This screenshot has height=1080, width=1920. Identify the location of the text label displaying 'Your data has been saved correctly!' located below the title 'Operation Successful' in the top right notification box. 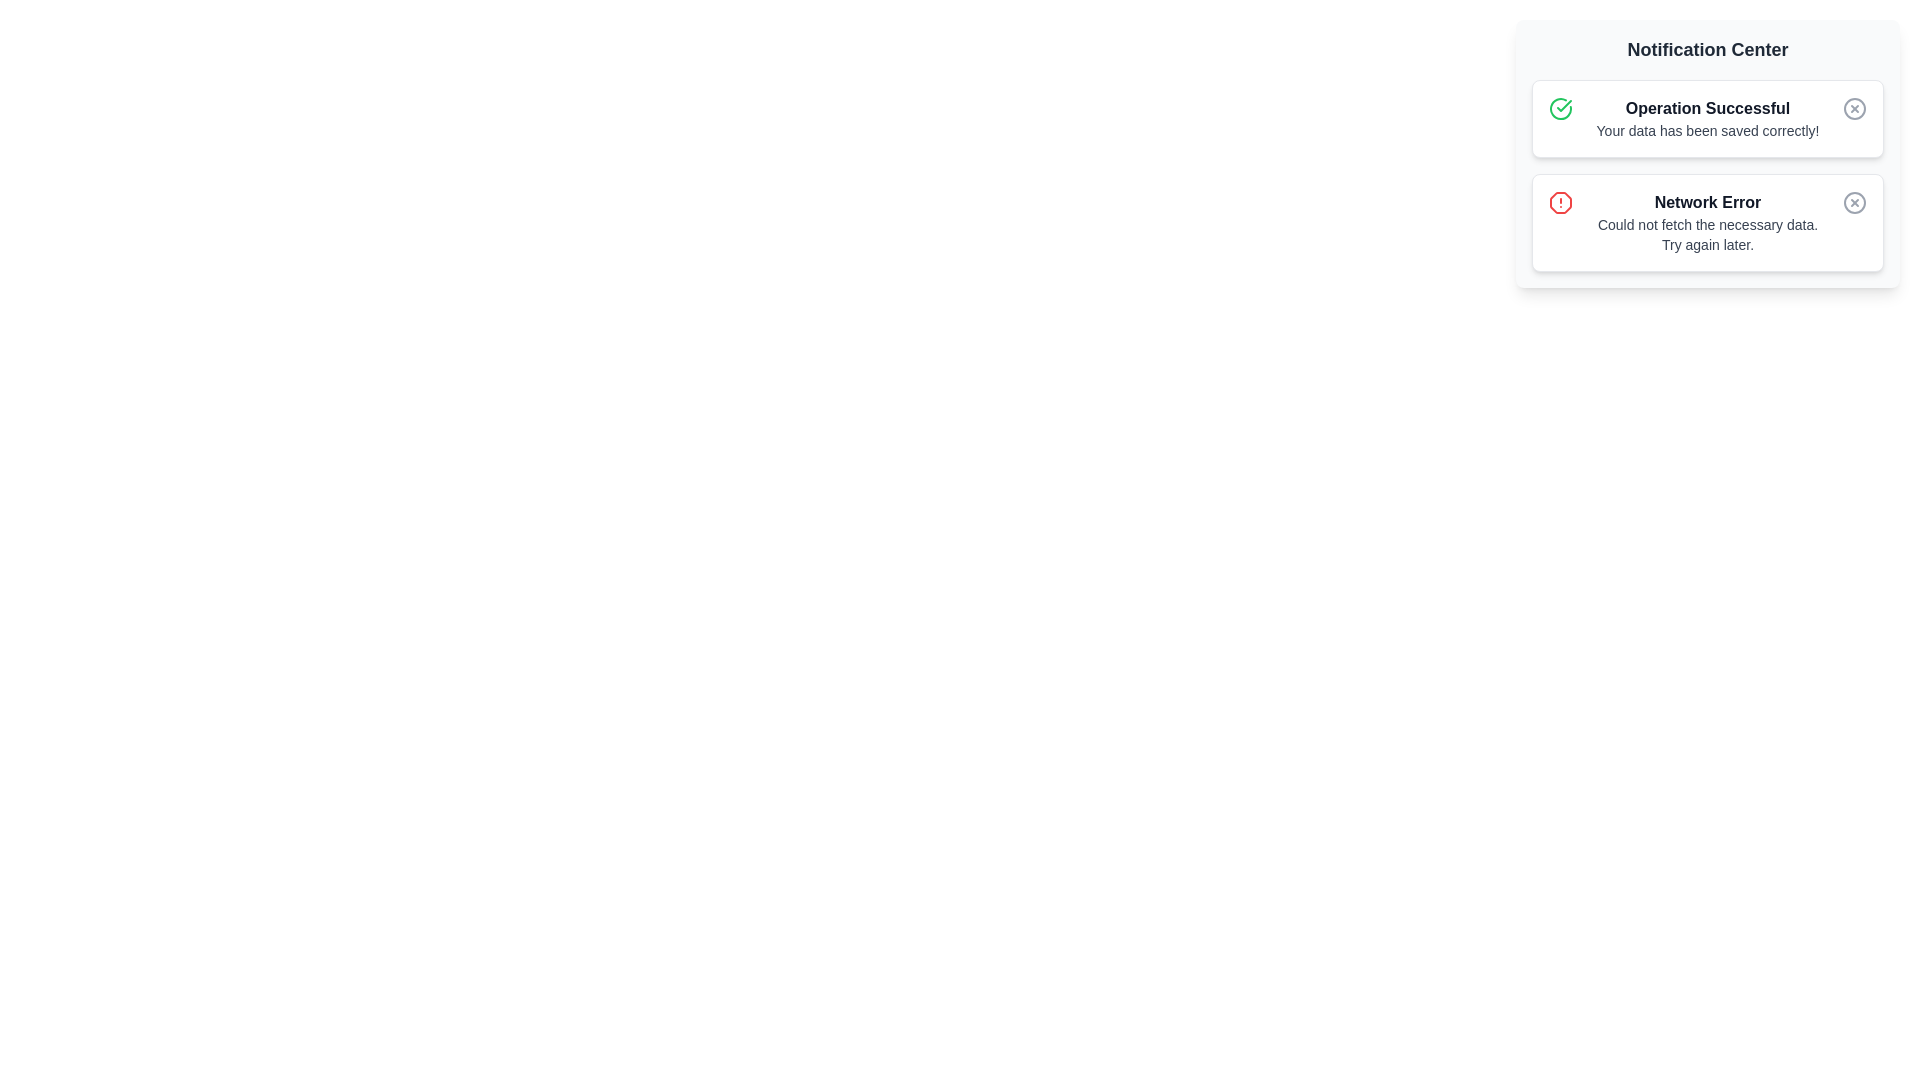
(1707, 131).